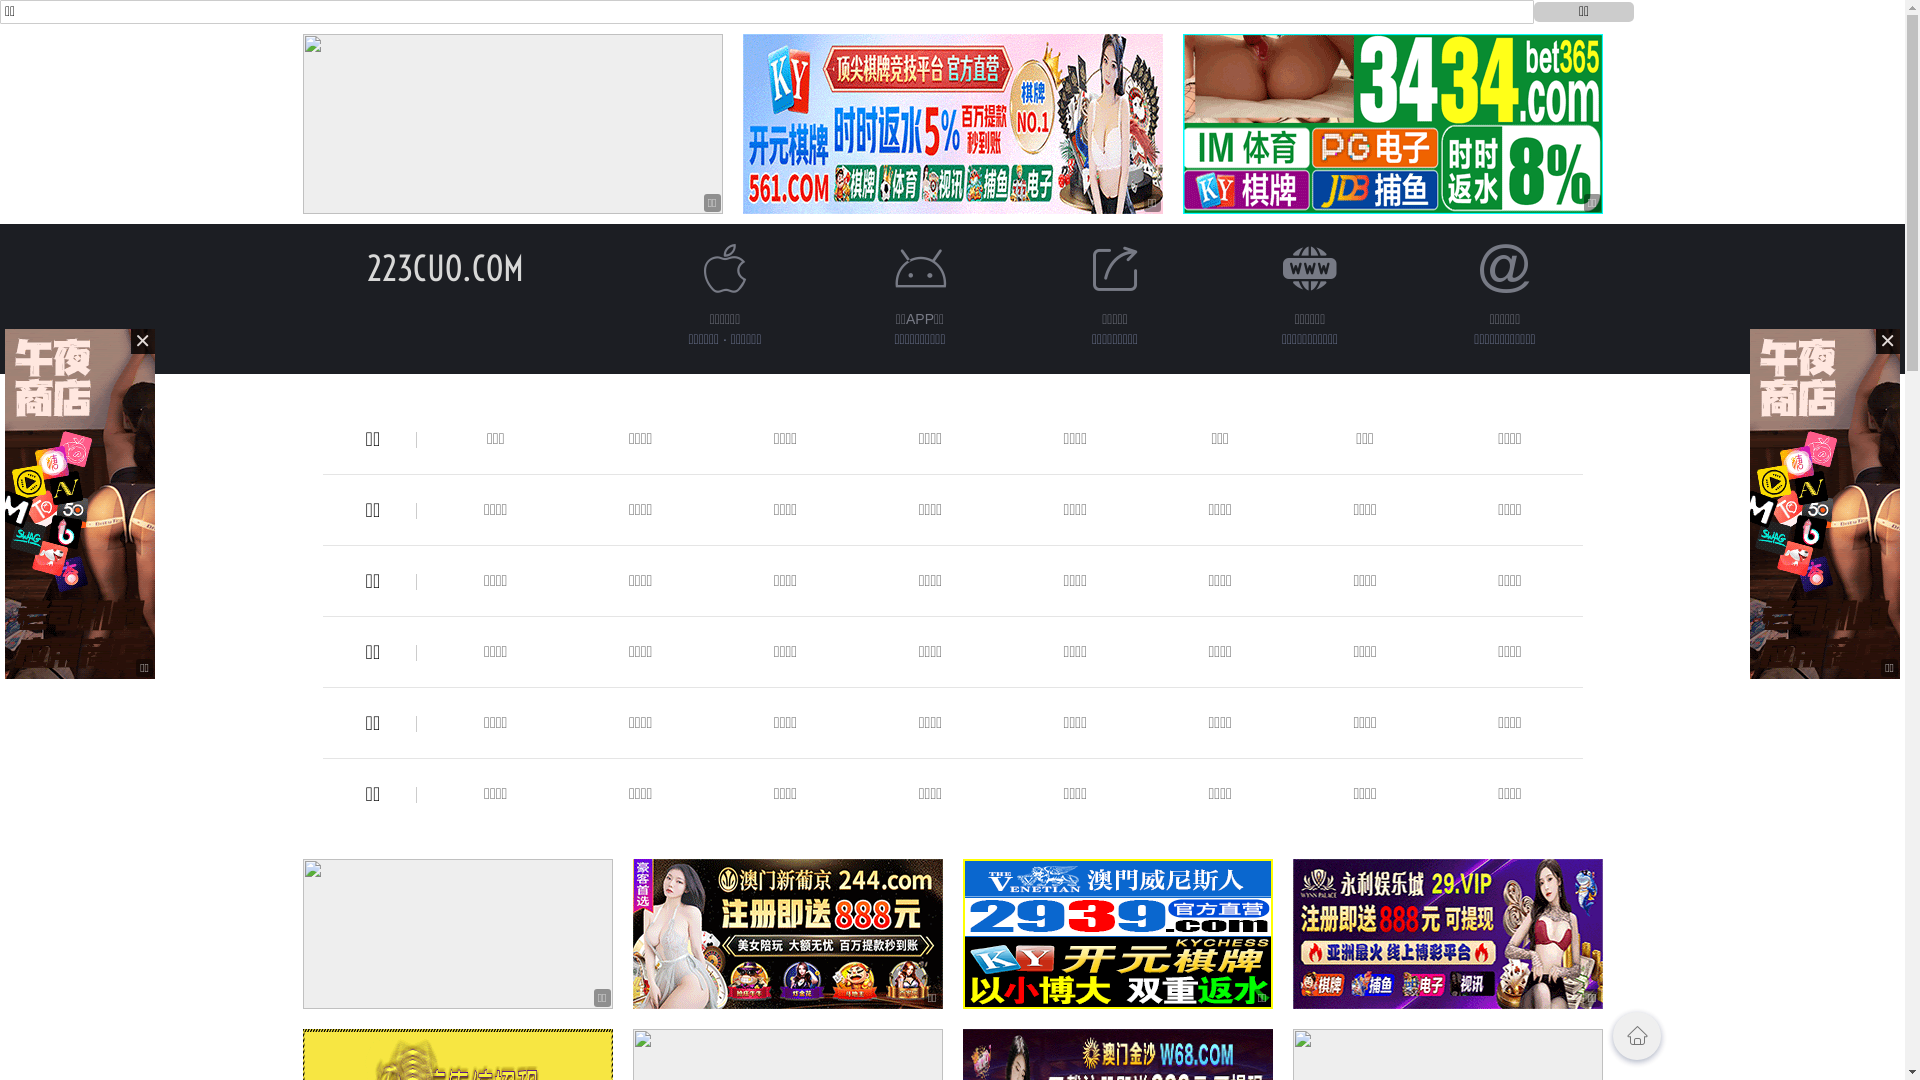 Image resolution: width=1920 pixels, height=1080 pixels. What do you see at coordinates (444, 267) in the screenshot?
I see `'223CUO.COM'` at bounding box center [444, 267].